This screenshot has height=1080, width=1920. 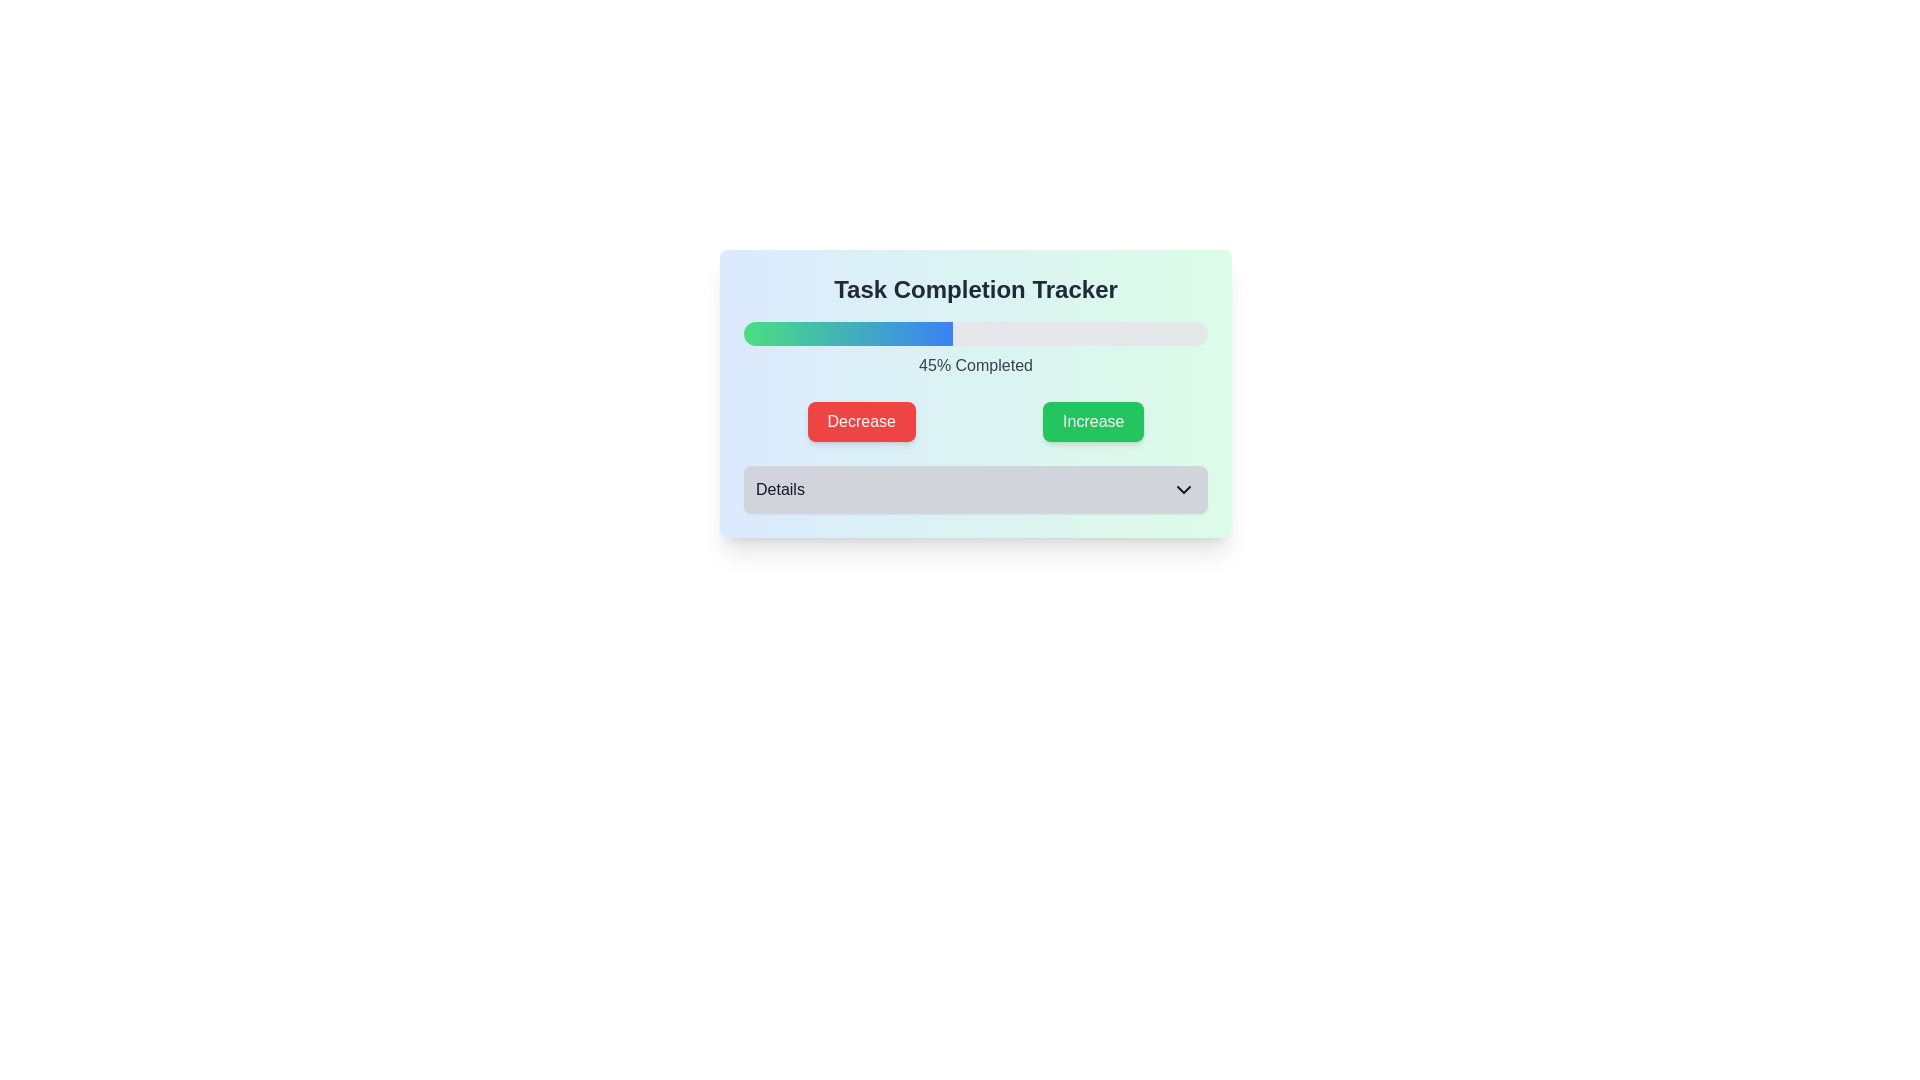 What do you see at coordinates (861, 420) in the screenshot?
I see `the left button designed to decrease a specific value or setting for keyboard interaction` at bounding box center [861, 420].